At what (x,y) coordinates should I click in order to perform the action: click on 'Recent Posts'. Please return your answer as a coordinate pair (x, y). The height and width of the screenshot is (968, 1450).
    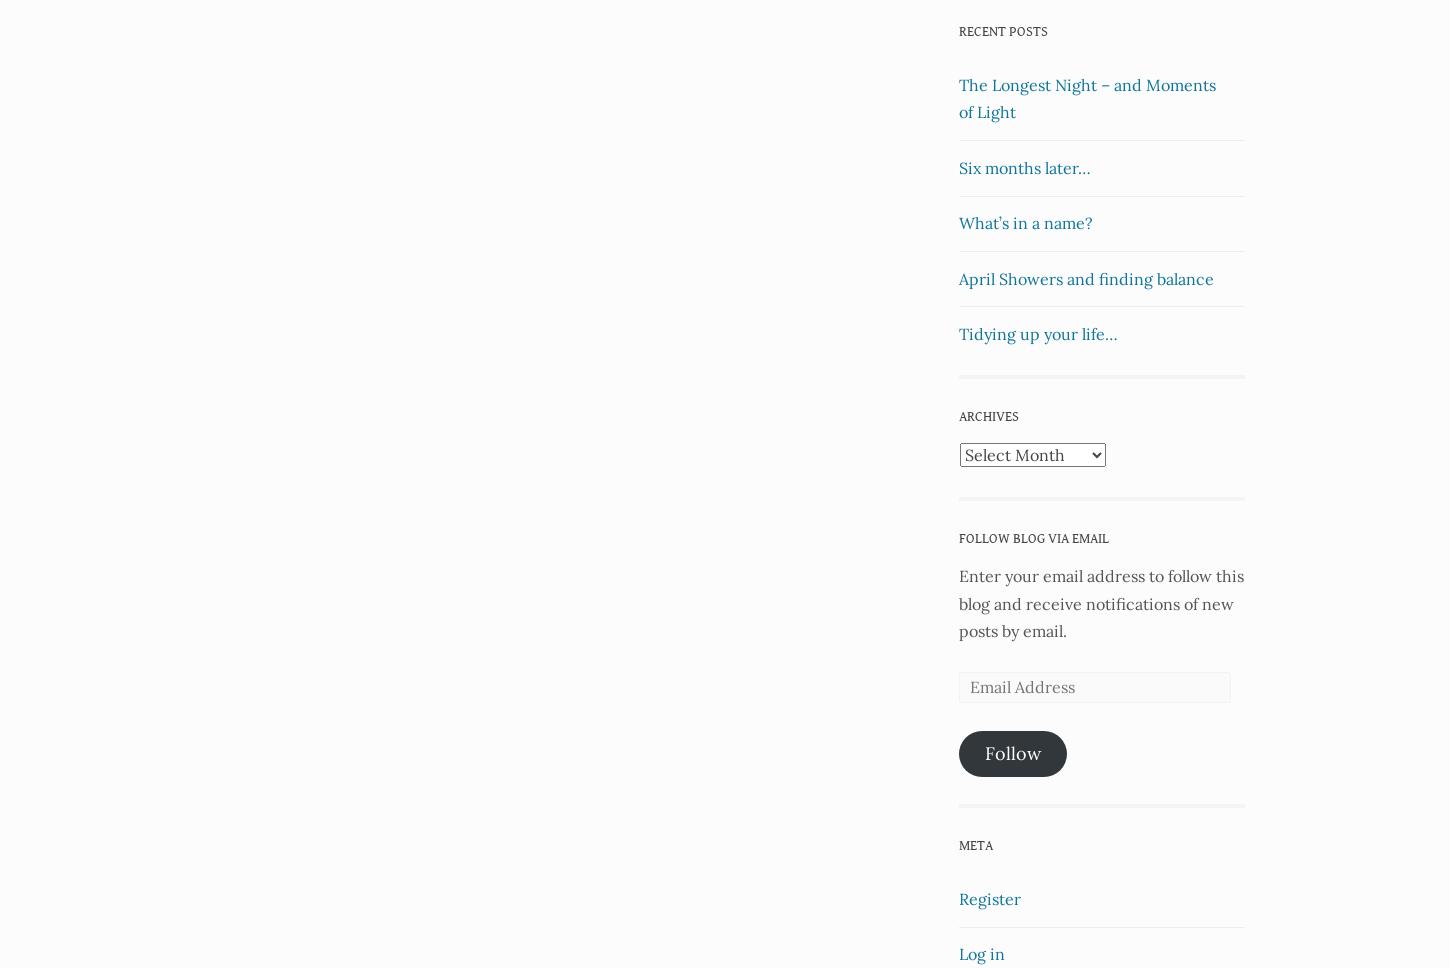
    Looking at the image, I should click on (958, 32).